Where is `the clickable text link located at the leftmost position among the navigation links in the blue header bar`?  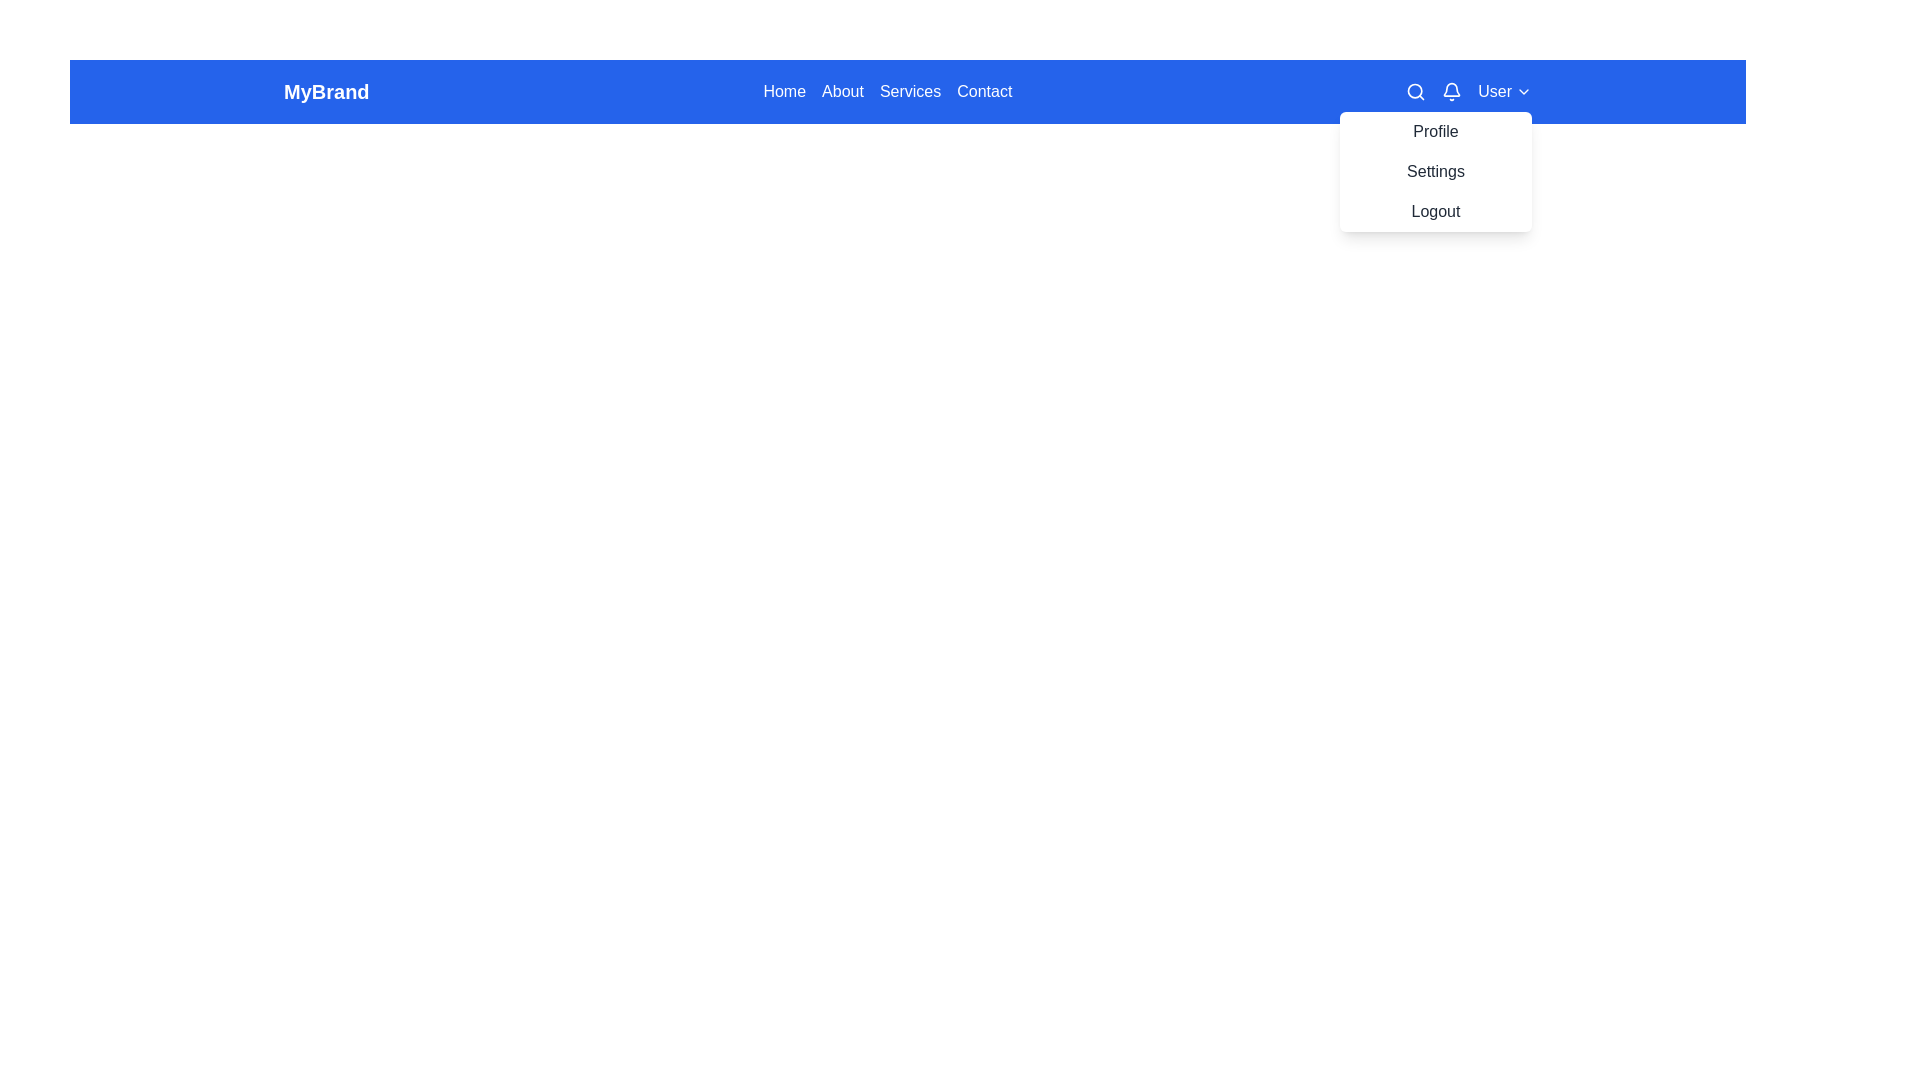 the clickable text link located at the leftmost position among the navigation links in the blue header bar is located at coordinates (783, 92).